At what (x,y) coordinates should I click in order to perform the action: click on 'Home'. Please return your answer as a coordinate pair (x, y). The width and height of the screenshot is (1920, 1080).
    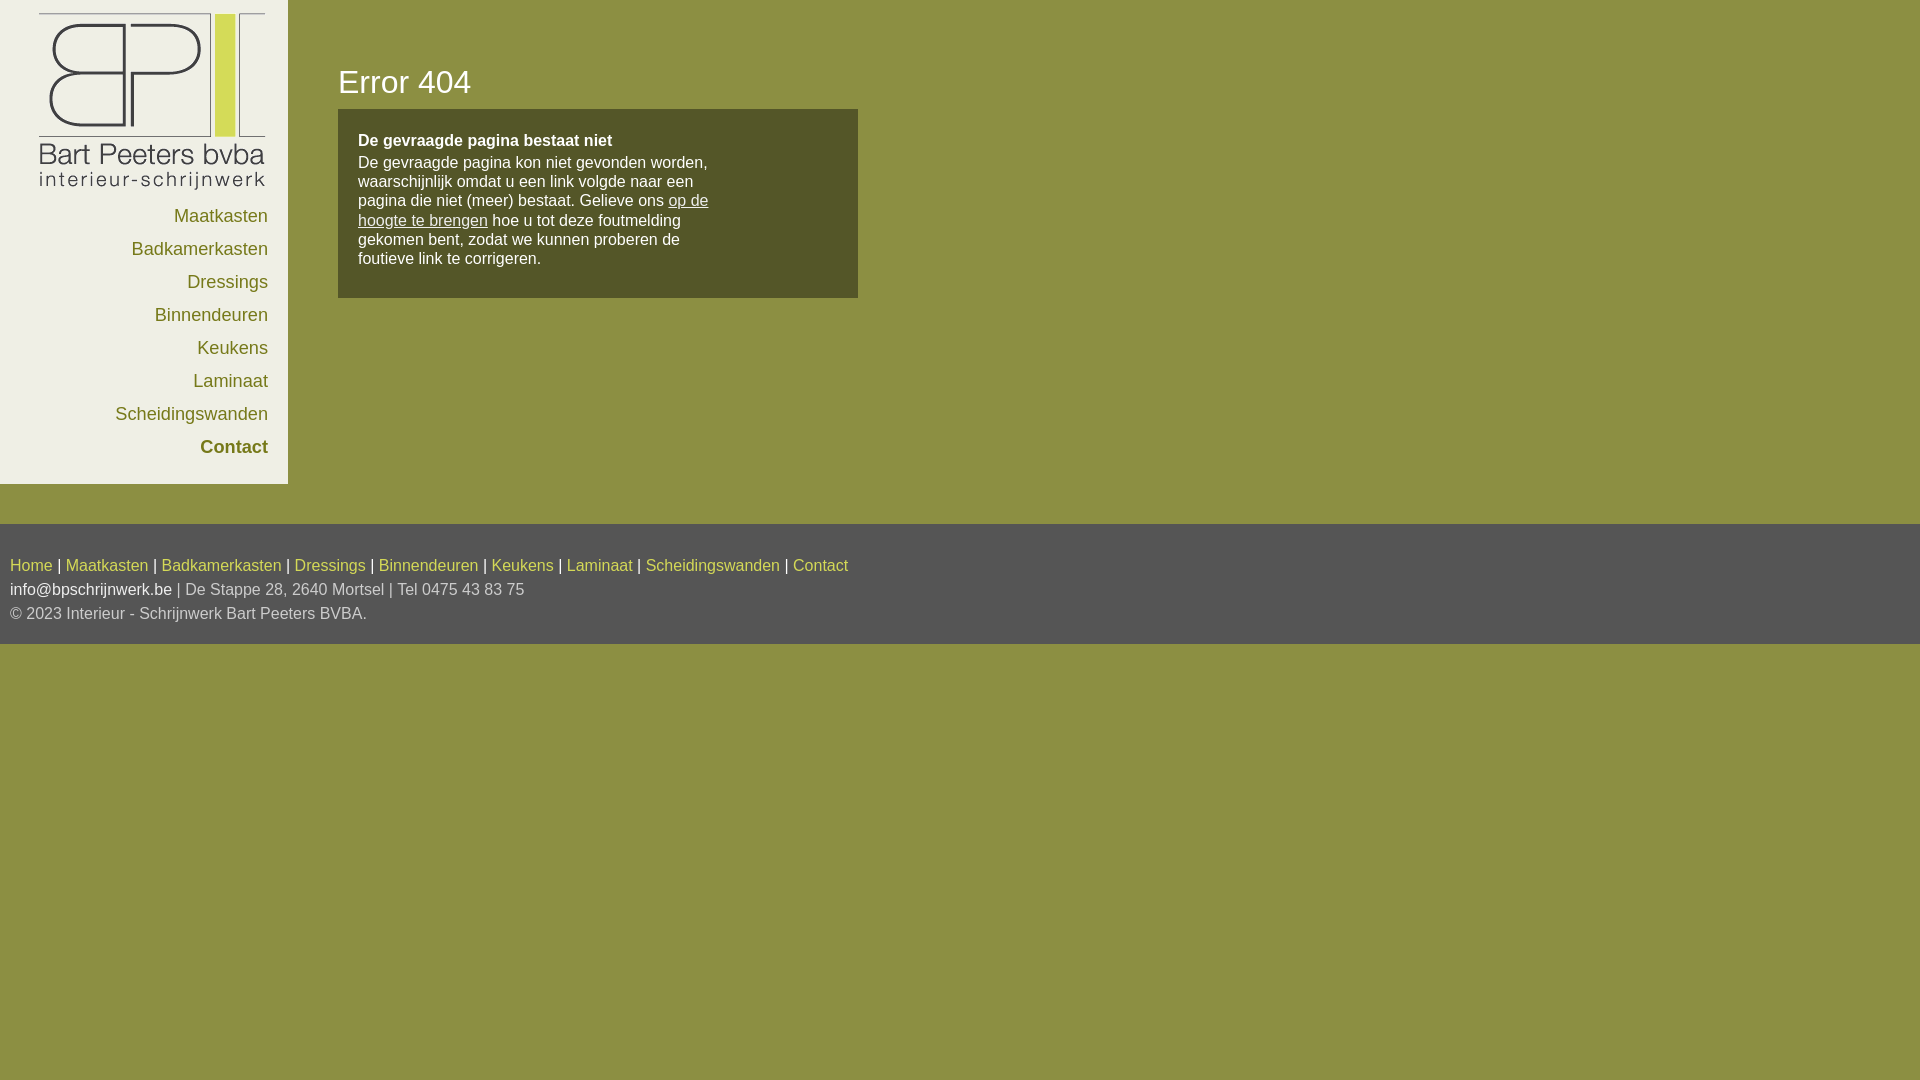
    Looking at the image, I should click on (9, 565).